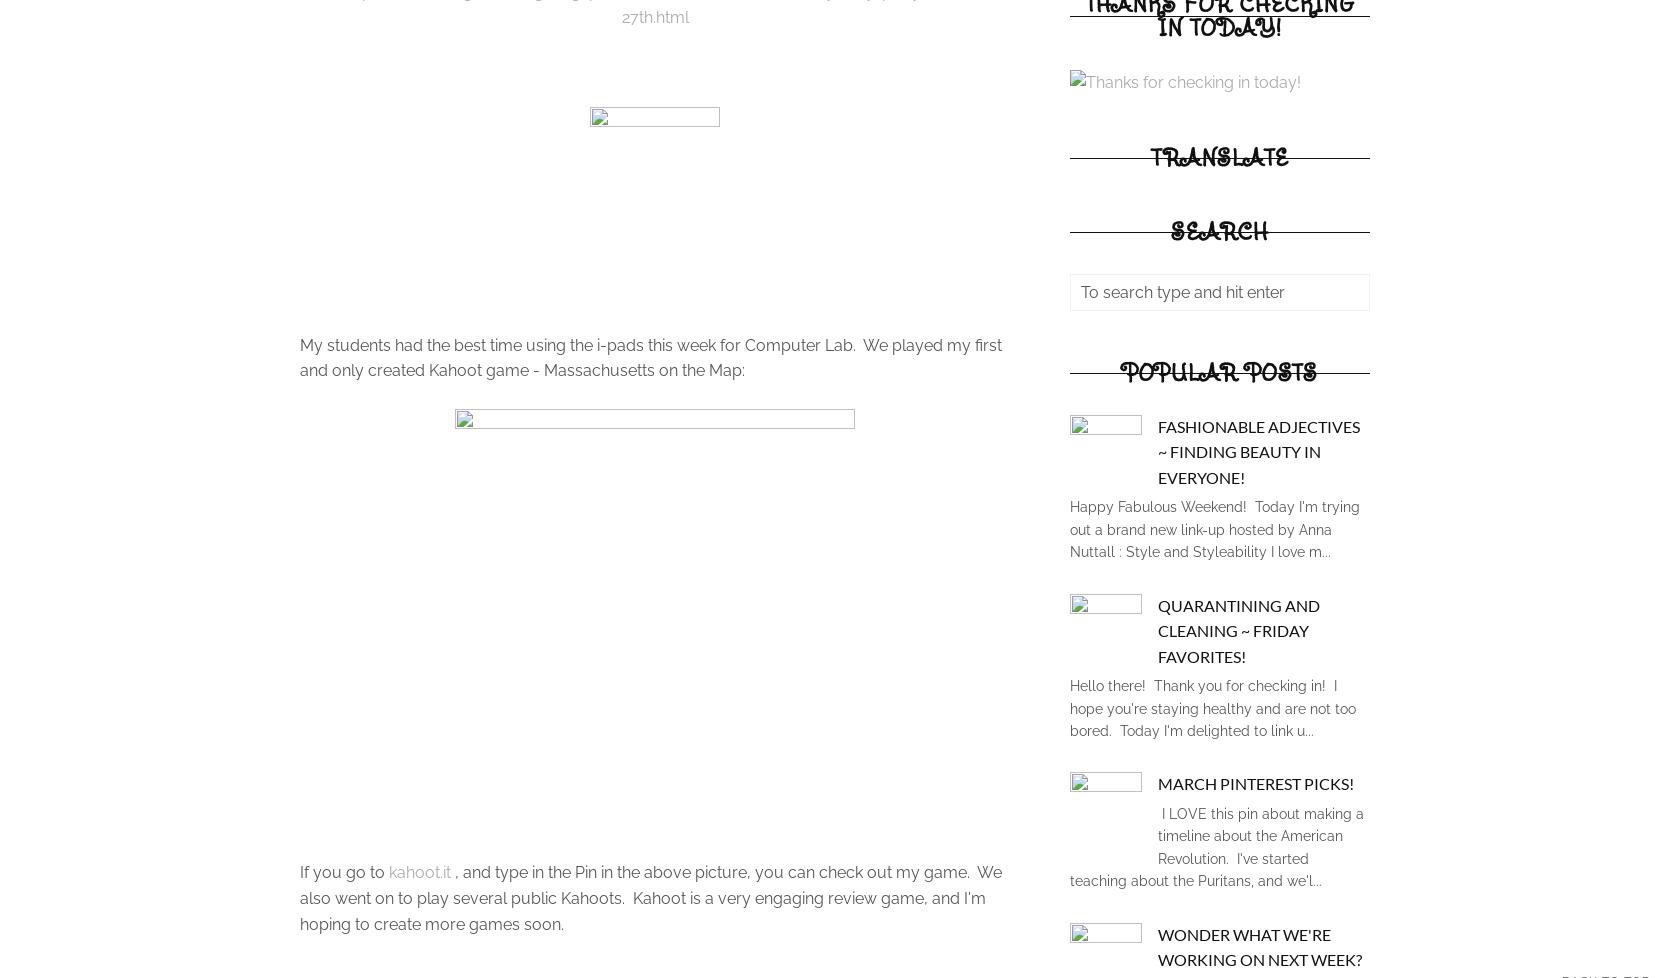 The image size is (1670, 978). What do you see at coordinates (1216, 846) in the screenshot?
I see `'I LOVE this pin about making a timeline about the American Revolution.  I've started teaching about the Puritans, and we'l...'` at bounding box center [1216, 846].